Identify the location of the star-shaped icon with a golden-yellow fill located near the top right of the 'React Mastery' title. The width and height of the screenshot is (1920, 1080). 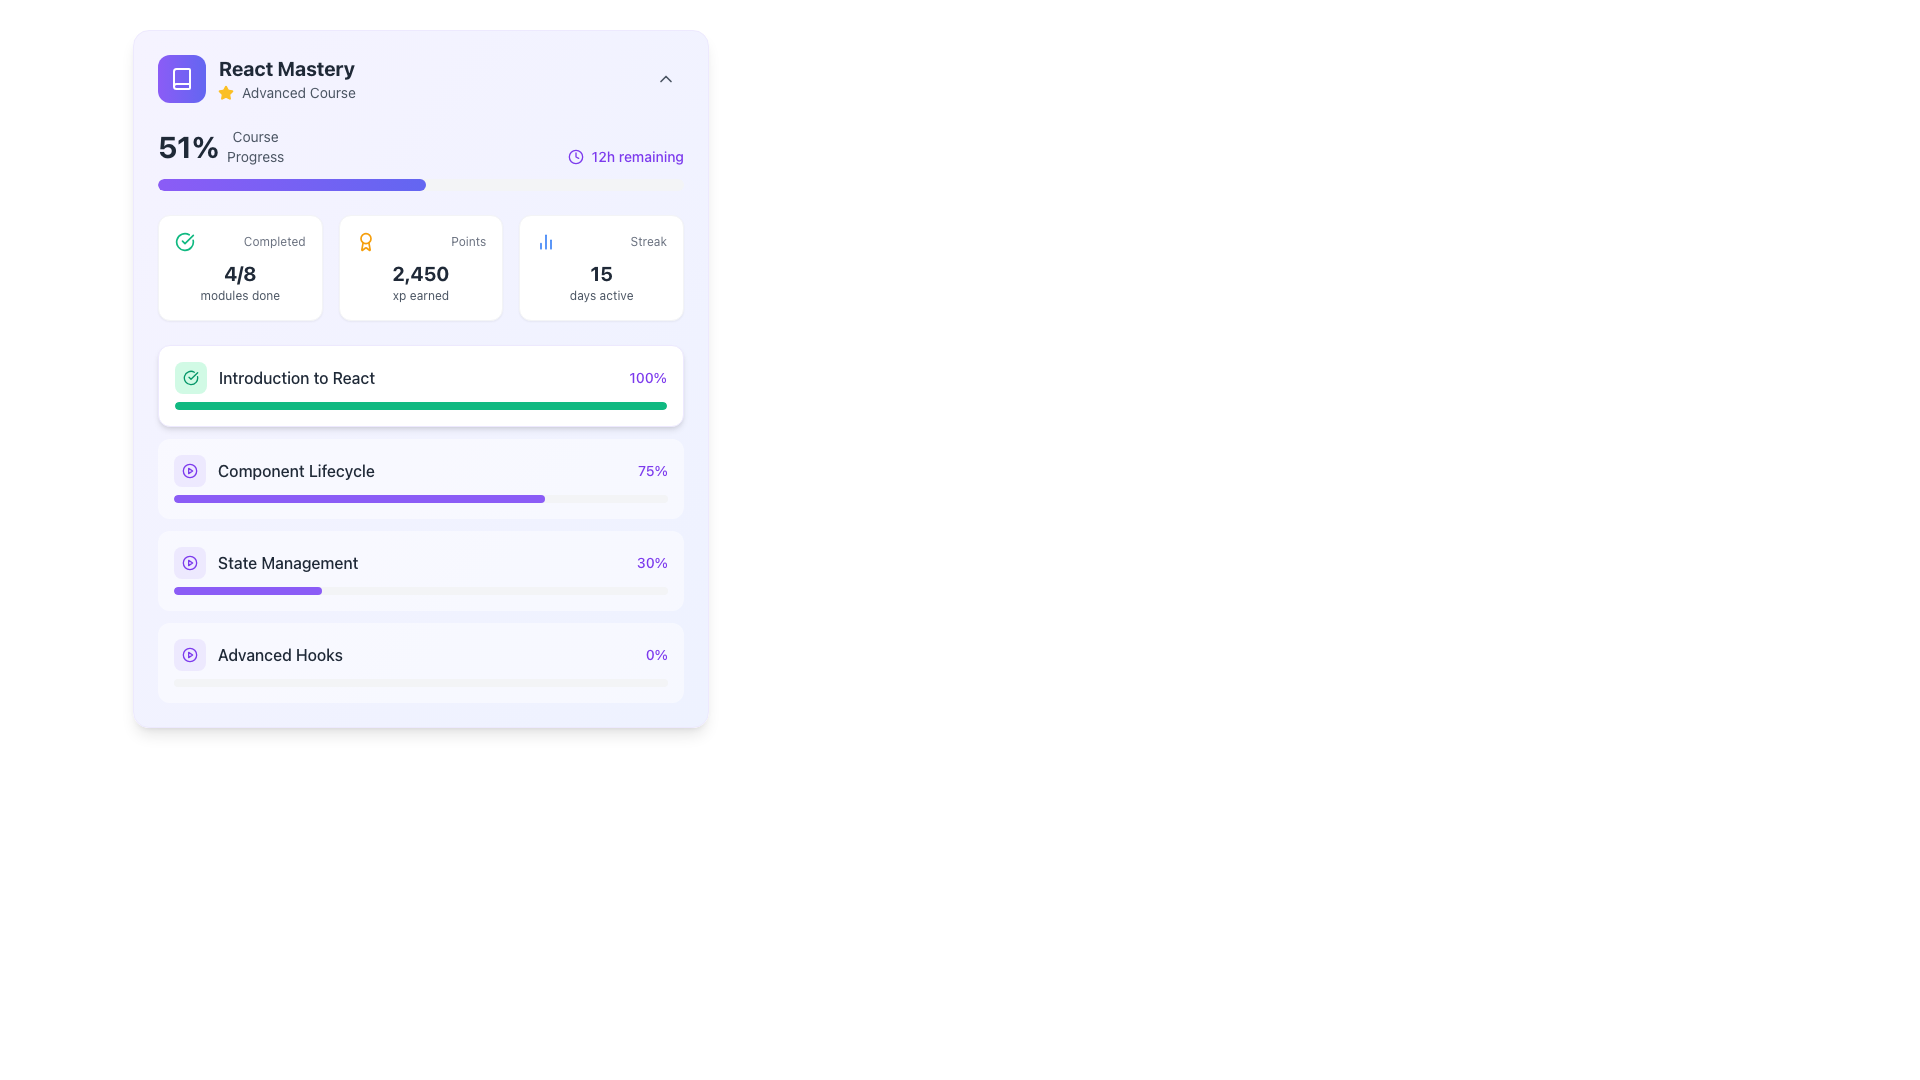
(225, 92).